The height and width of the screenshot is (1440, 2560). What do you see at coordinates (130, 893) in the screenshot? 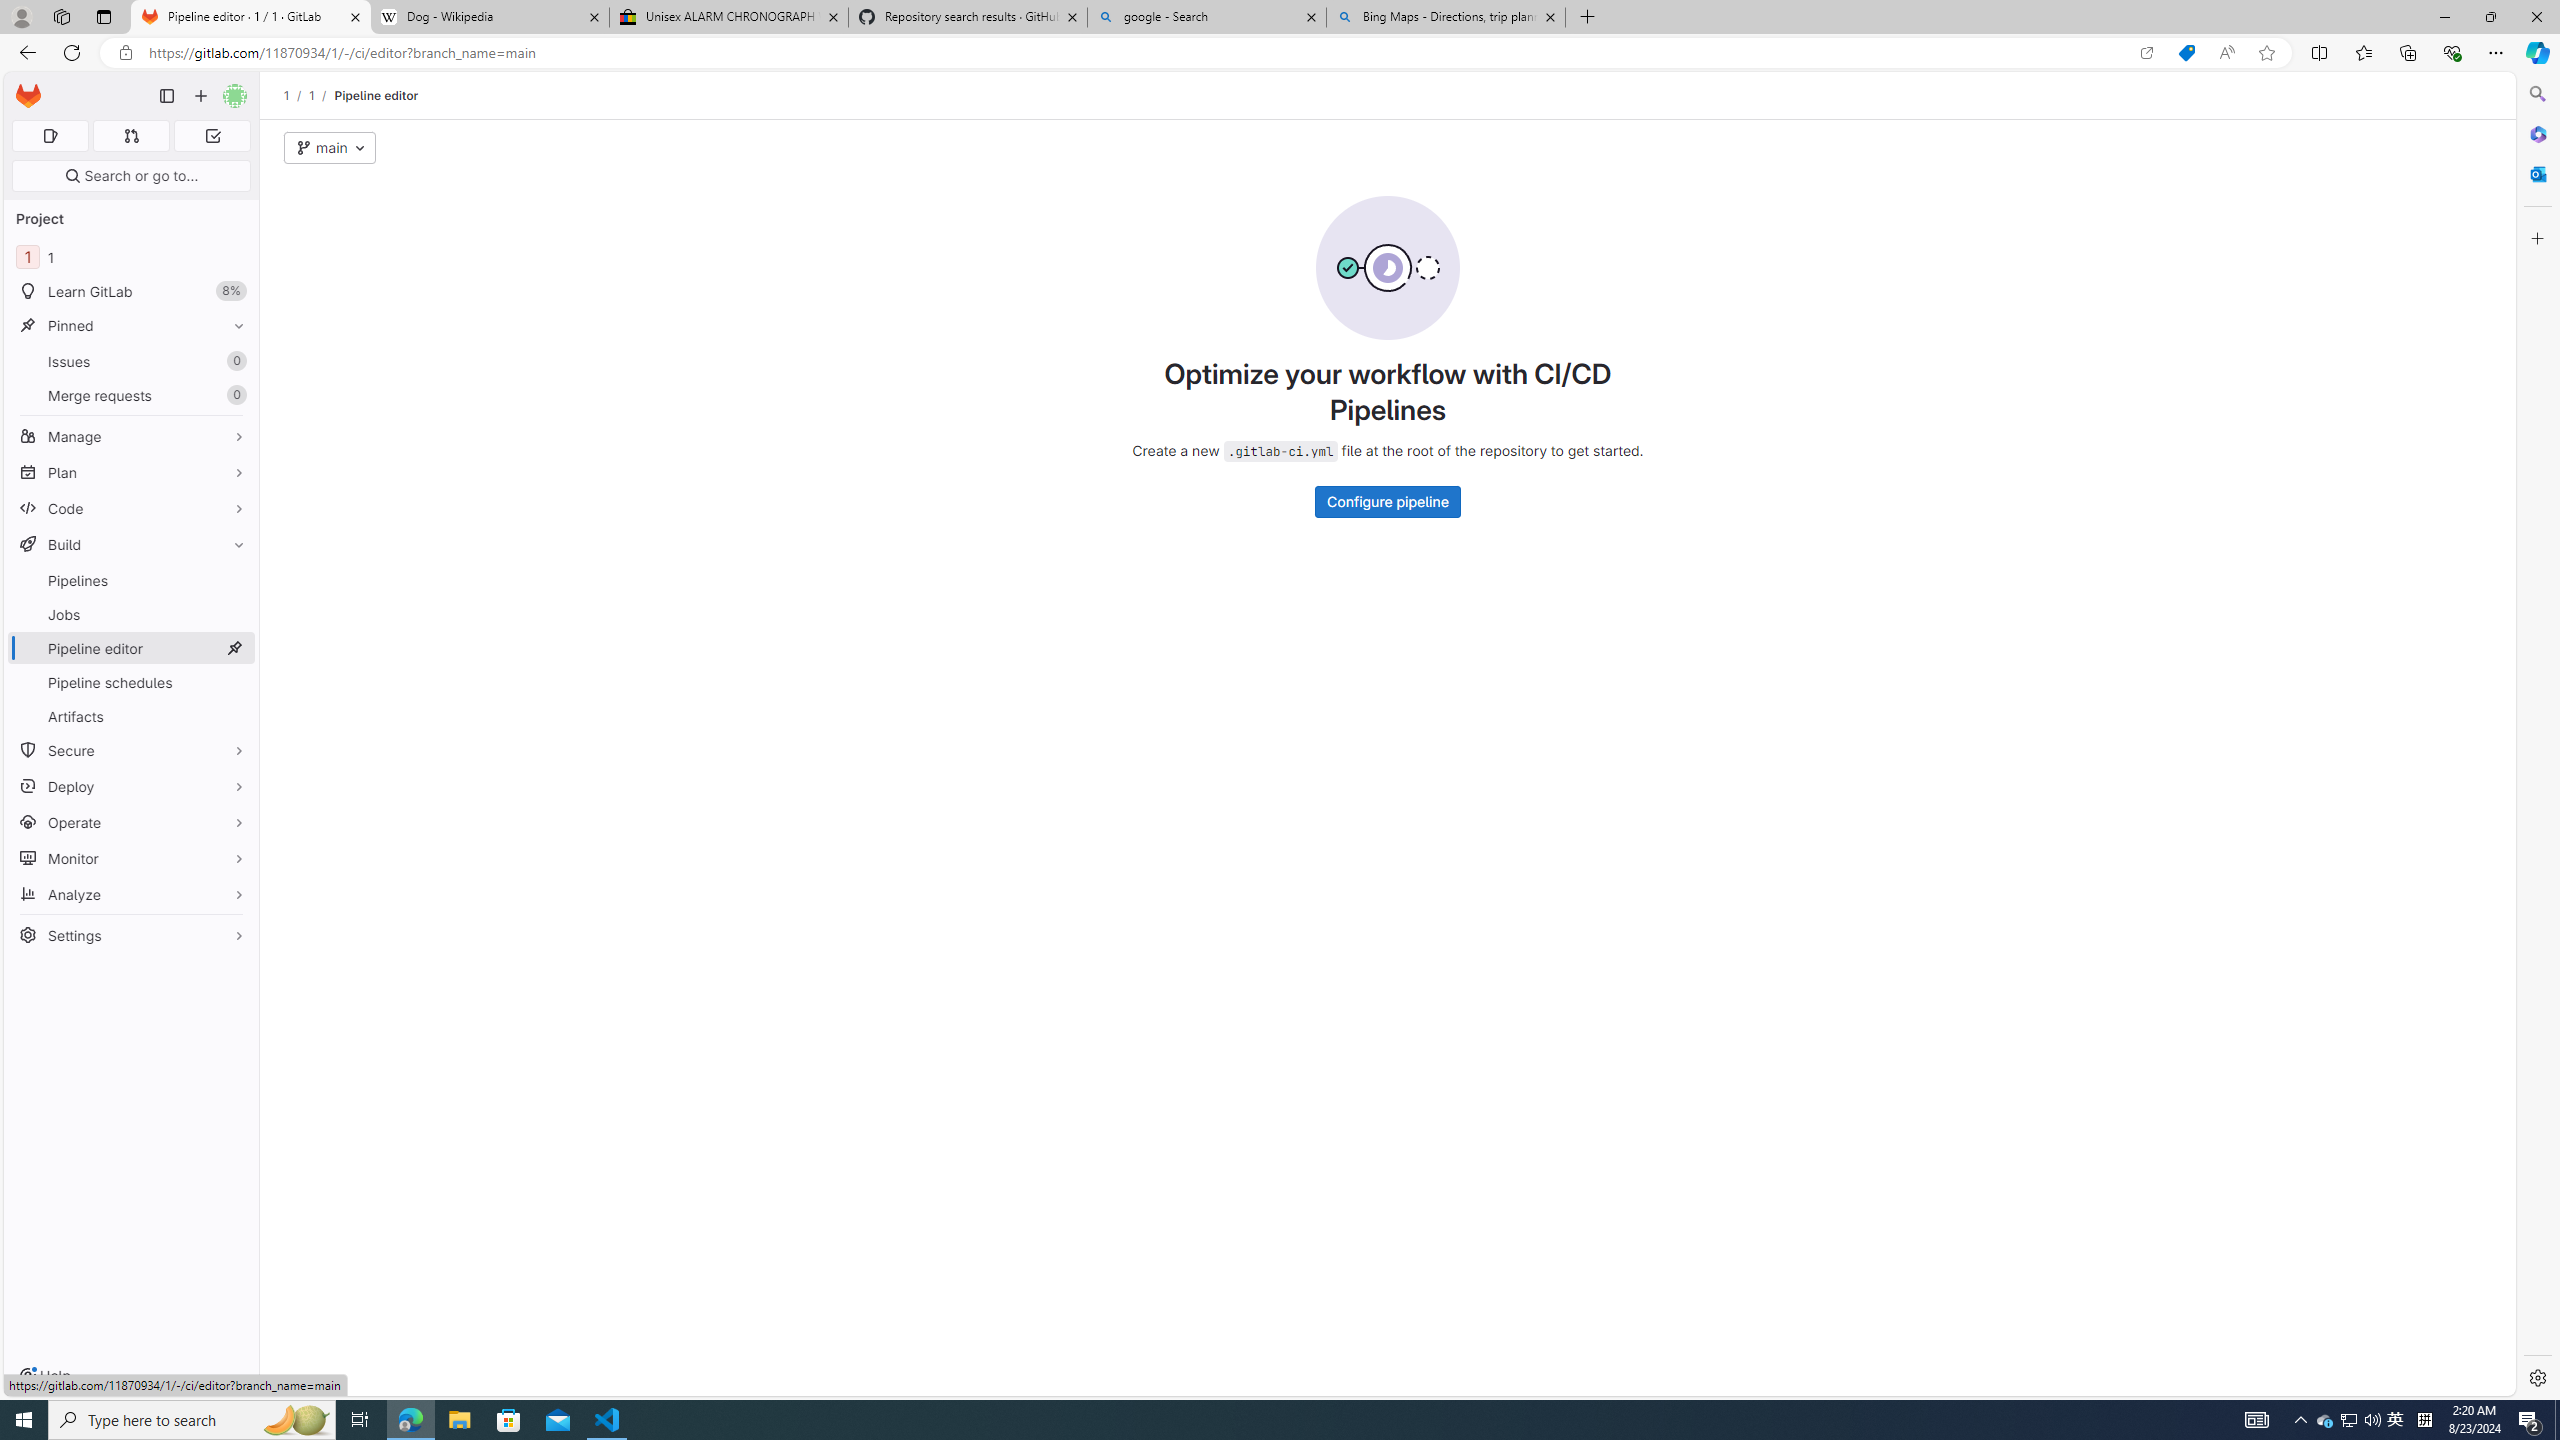
I see `'Analyze'` at bounding box center [130, 893].